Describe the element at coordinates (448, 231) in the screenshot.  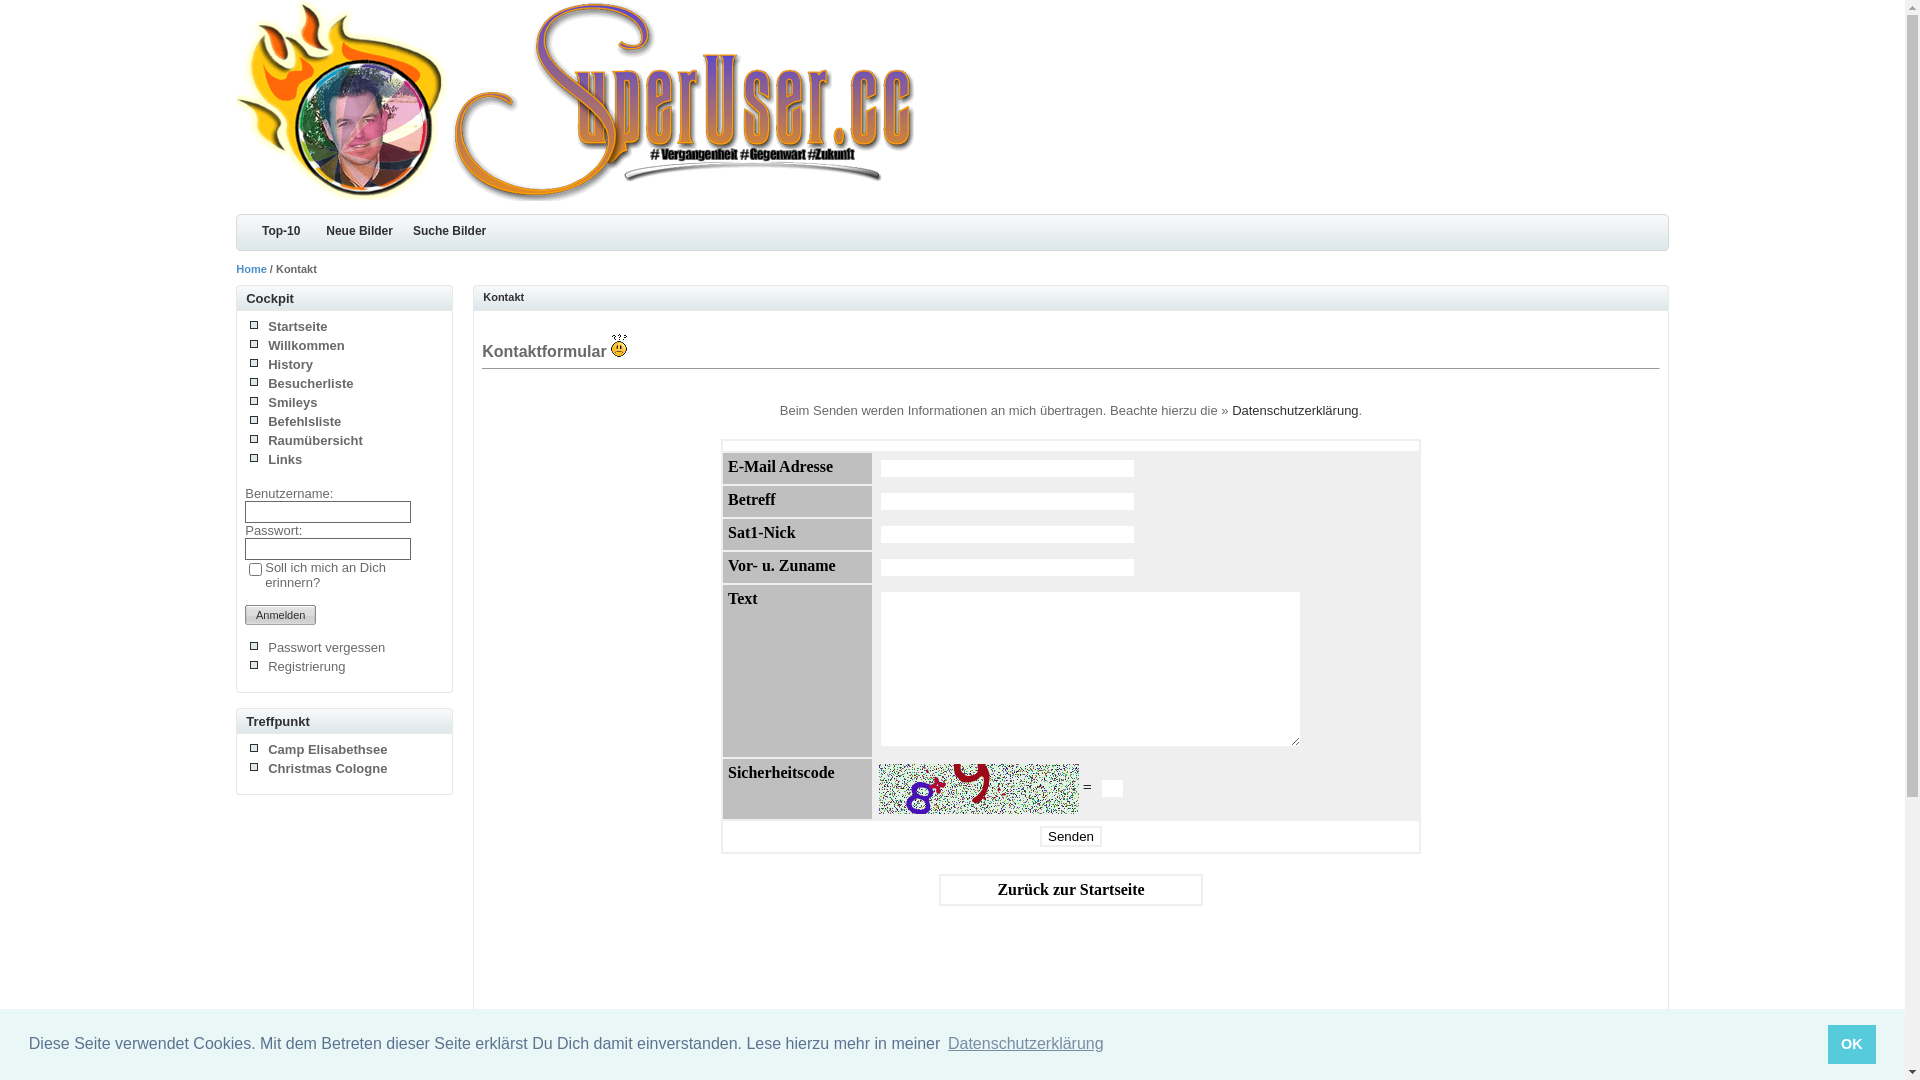
I see `'Suche Bilder'` at that location.